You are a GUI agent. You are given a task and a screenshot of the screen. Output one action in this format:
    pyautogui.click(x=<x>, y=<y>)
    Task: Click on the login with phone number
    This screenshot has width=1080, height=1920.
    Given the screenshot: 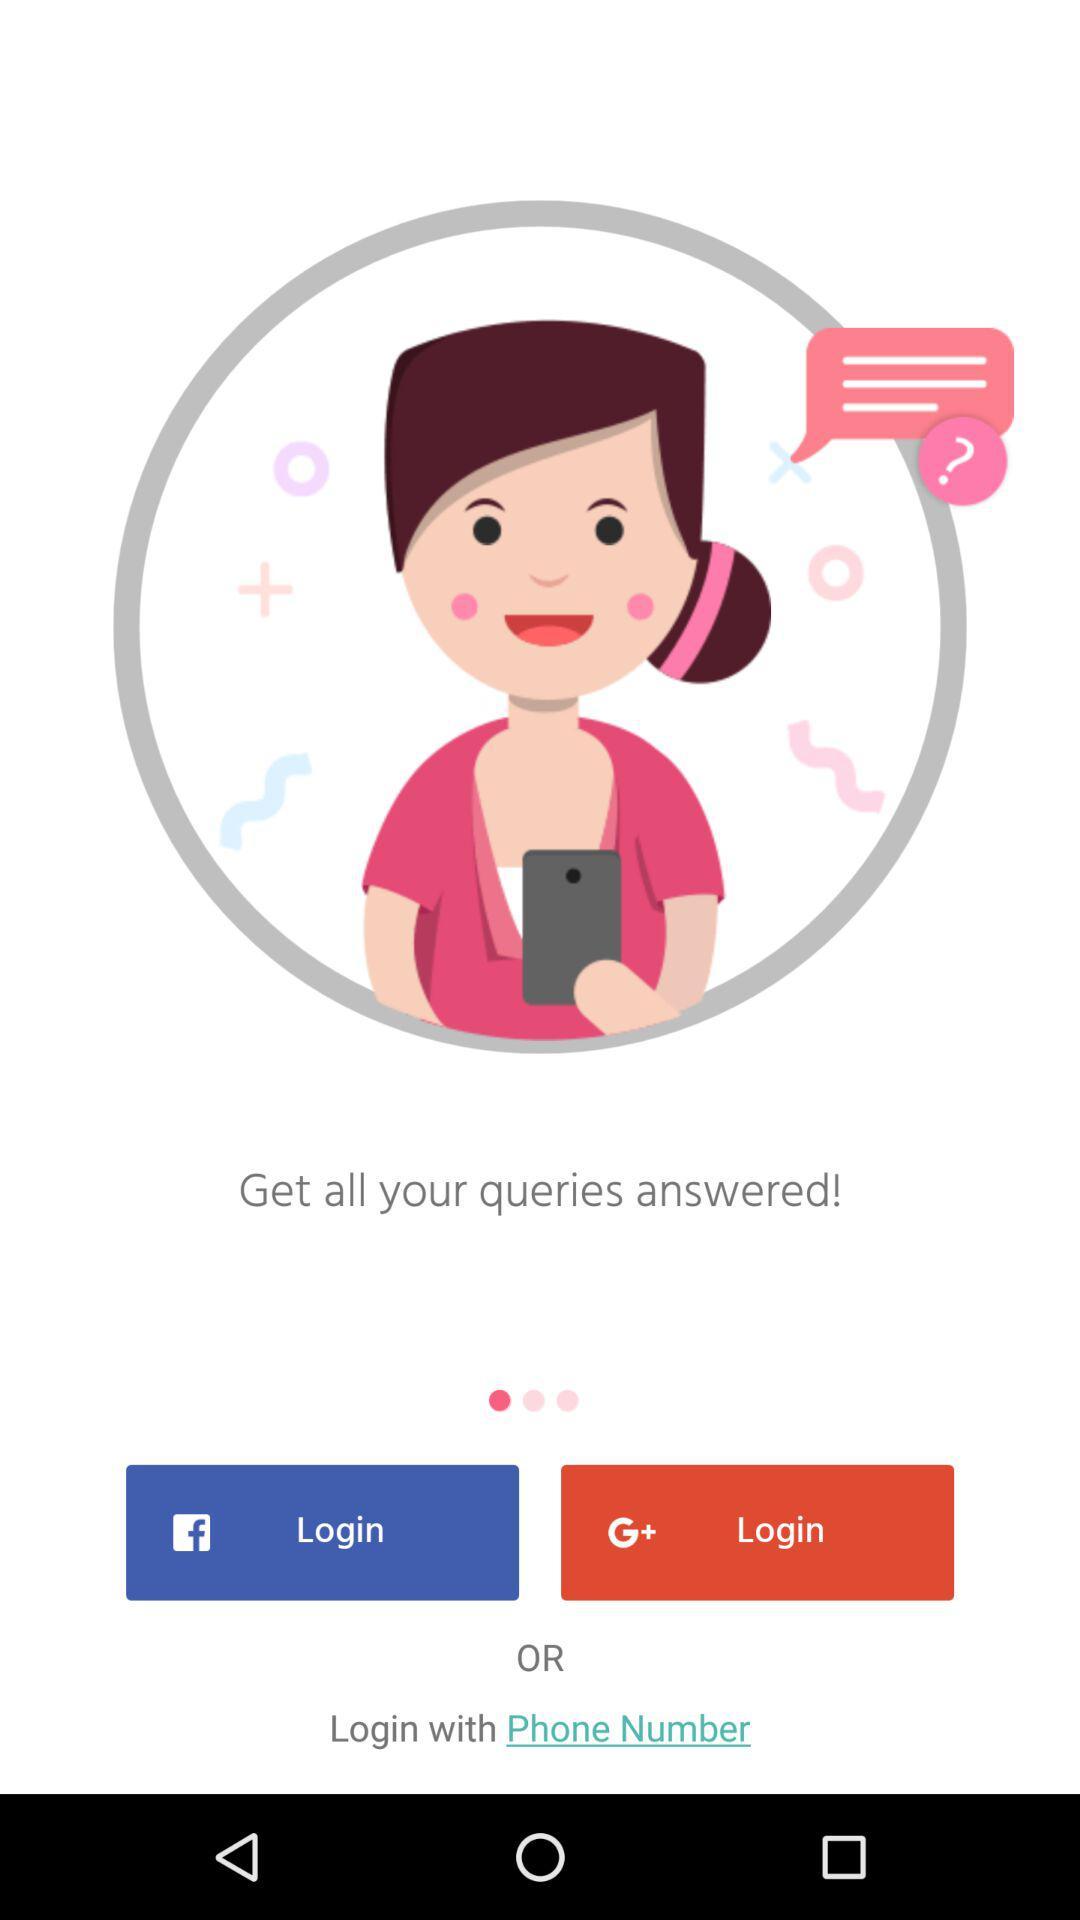 What is the action you would take?
    pyautogui.click(x=540, y=1726)
    